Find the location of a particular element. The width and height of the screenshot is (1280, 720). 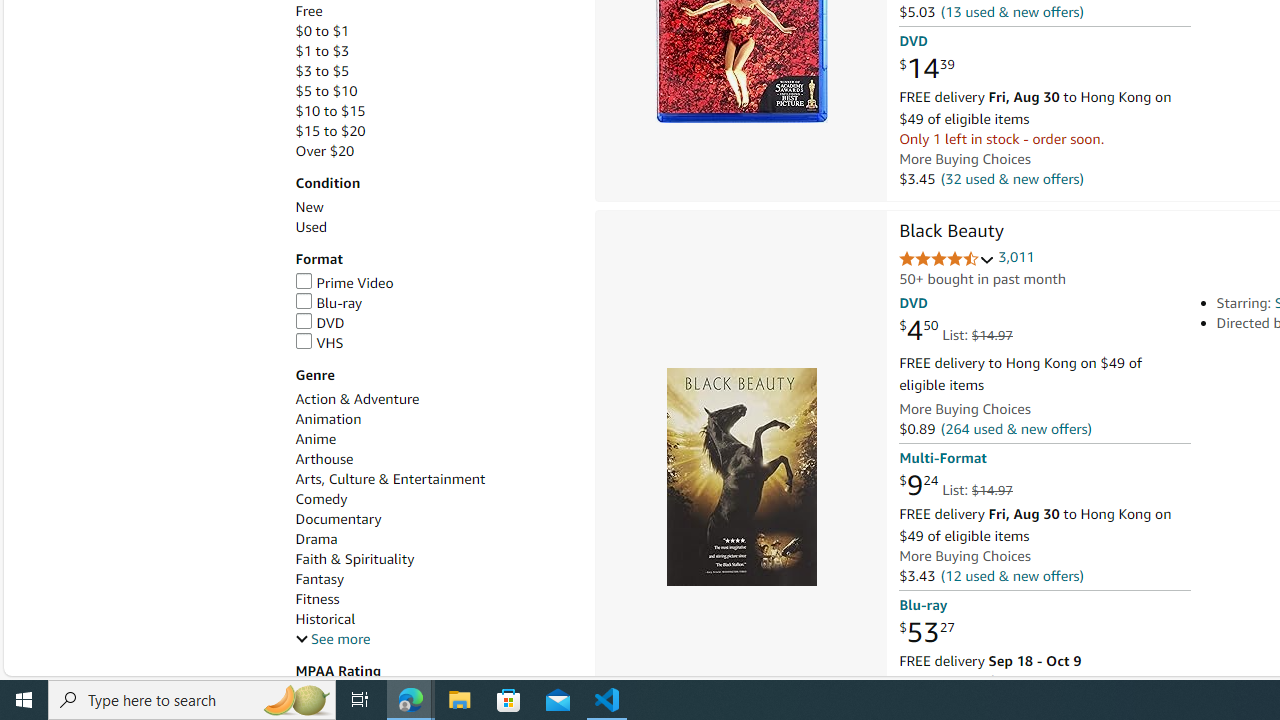

'Faith & Spirituality' is located at coordinates (433, 559).